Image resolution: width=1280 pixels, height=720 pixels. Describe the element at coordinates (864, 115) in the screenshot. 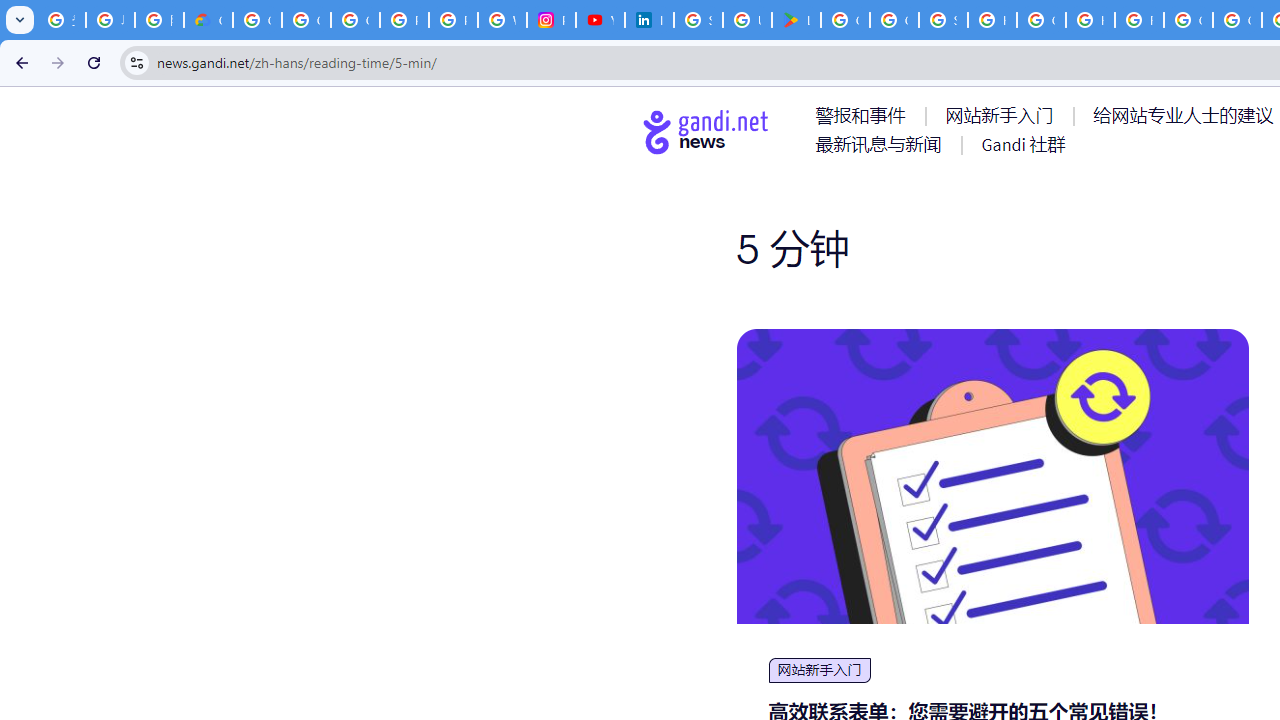

I see `'AutomationID: menu-item-77761'` at that location.